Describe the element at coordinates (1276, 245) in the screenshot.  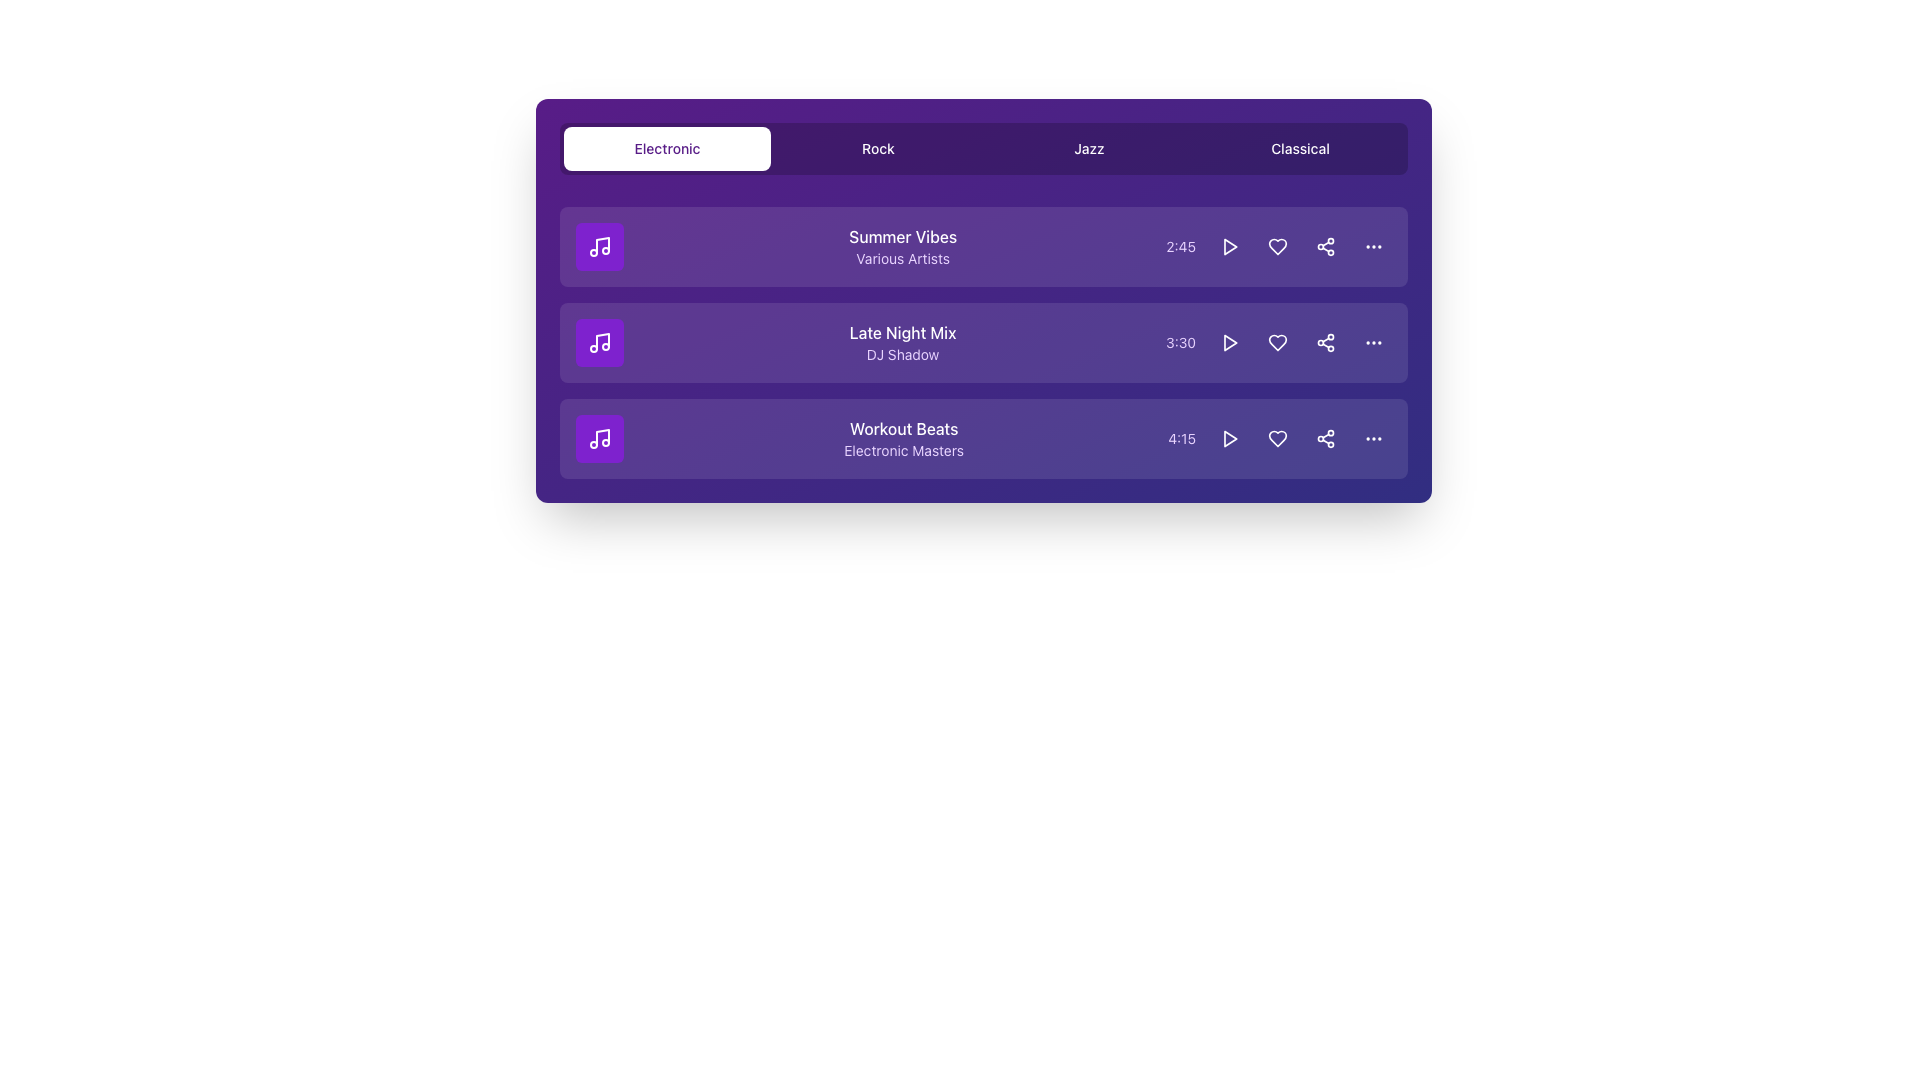
I see `the 'like' or 'favorite' button for the song 'Summer Vibes', located between the play button and the share button in the action area of the first song row` at that location.